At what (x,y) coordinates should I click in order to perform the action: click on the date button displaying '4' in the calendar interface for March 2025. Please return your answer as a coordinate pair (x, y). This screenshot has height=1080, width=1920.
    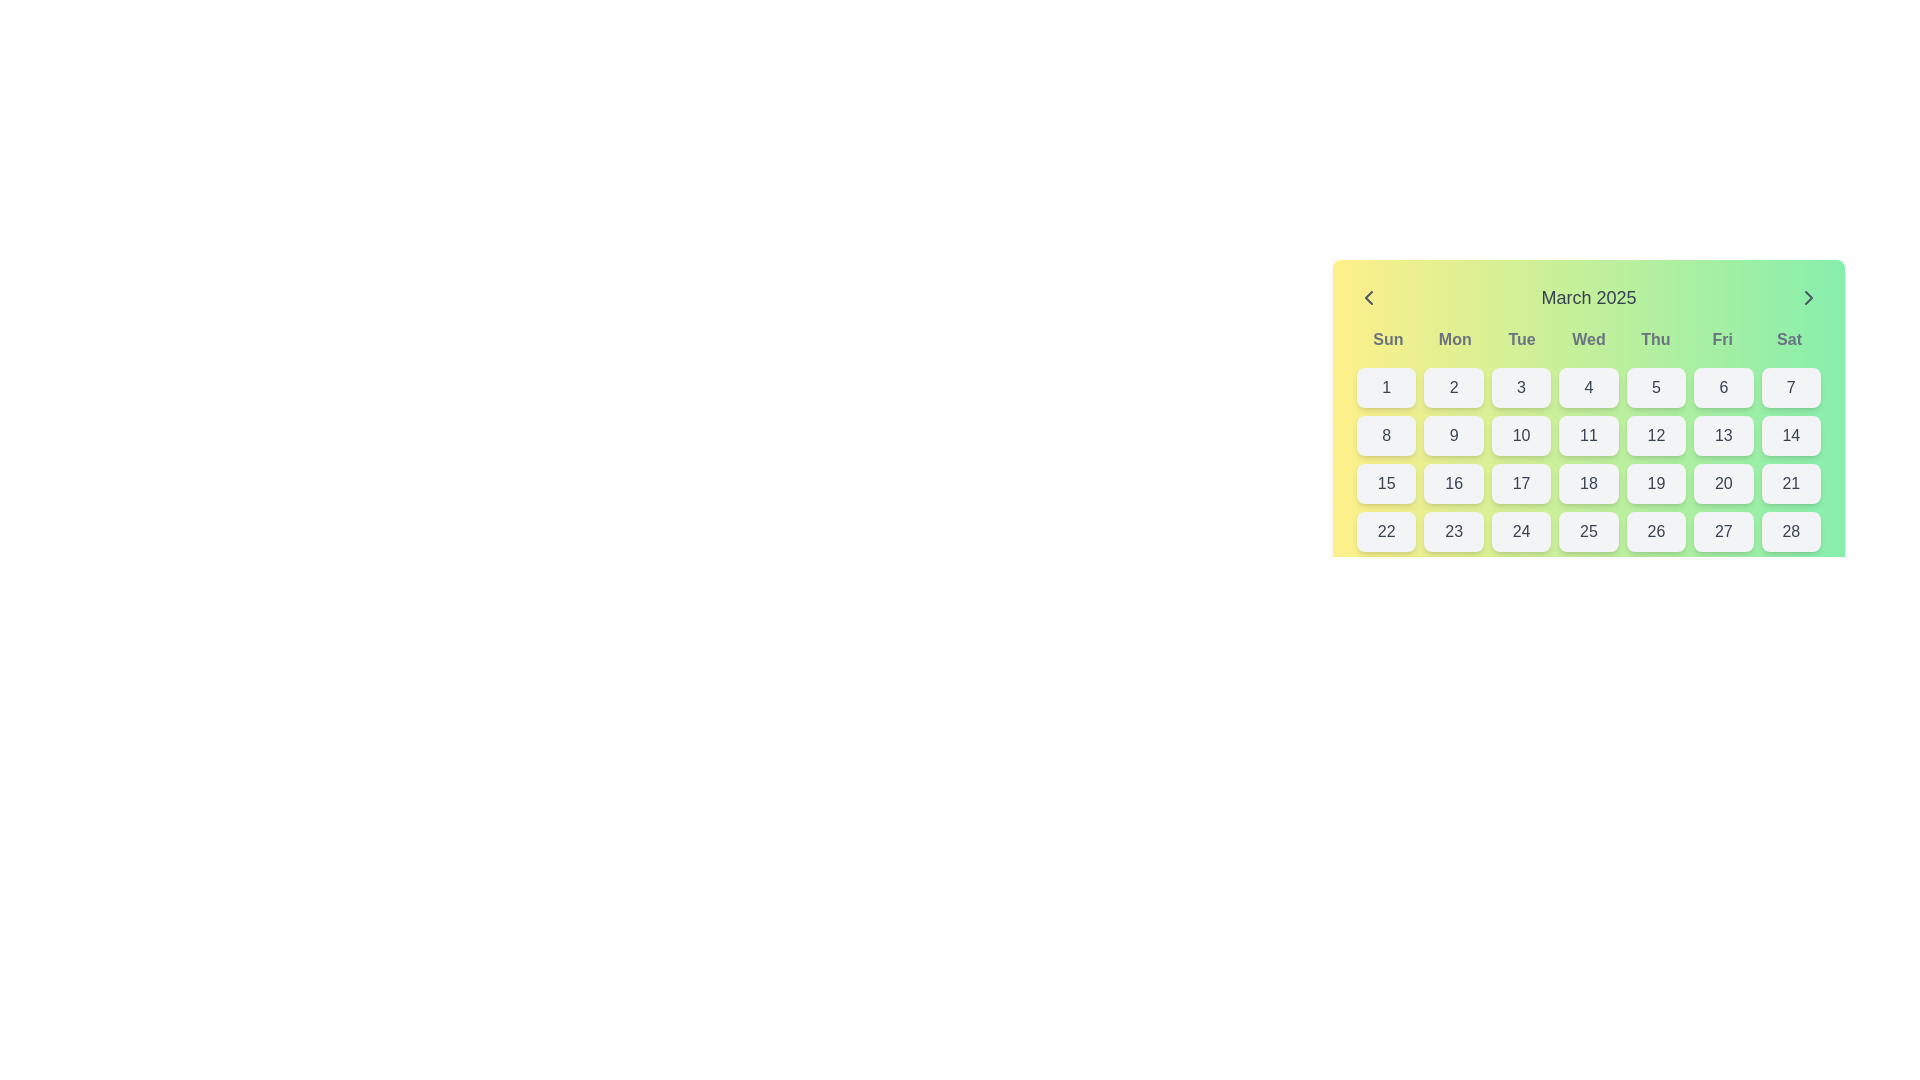
    Looking at the image, I should click on (1587, 396).